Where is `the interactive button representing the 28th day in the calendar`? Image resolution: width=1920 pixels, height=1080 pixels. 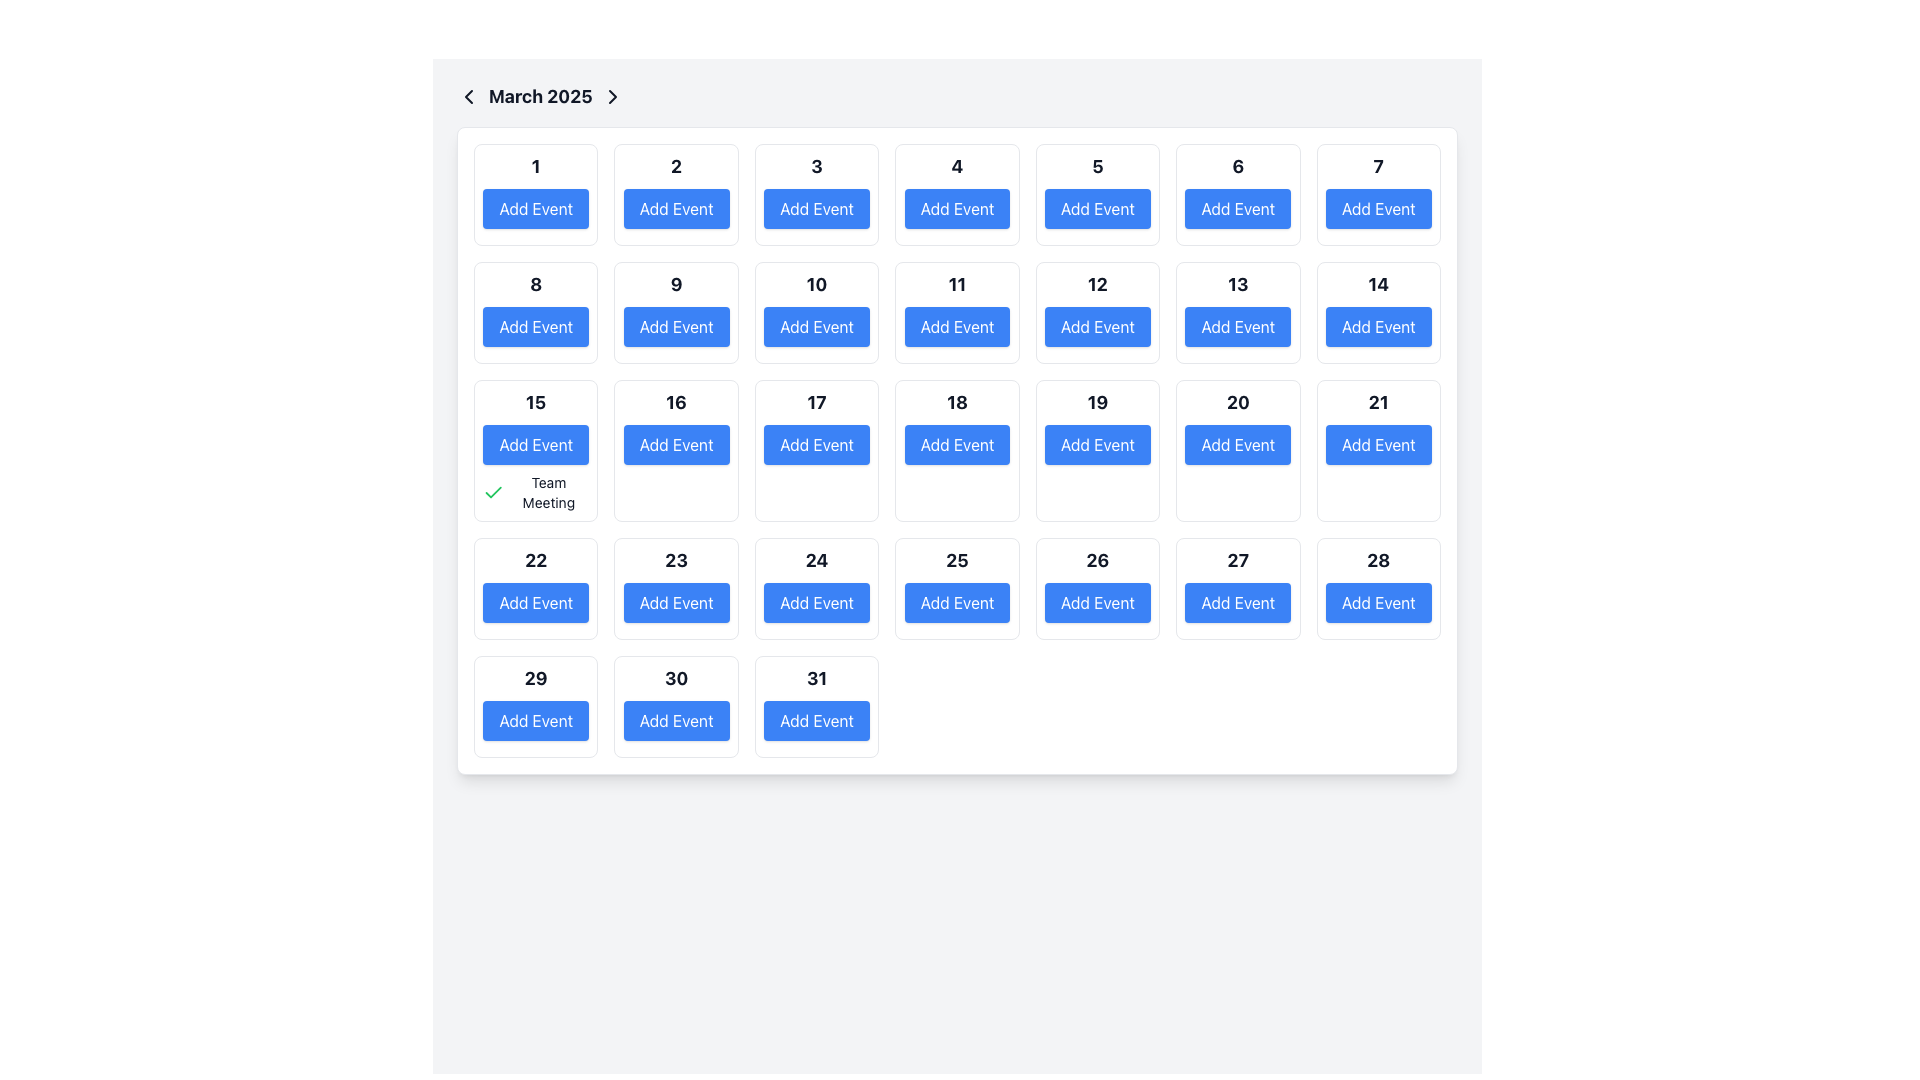
the interactive button representing the 28th day in the calendar is located at coordinates (1377, 588).